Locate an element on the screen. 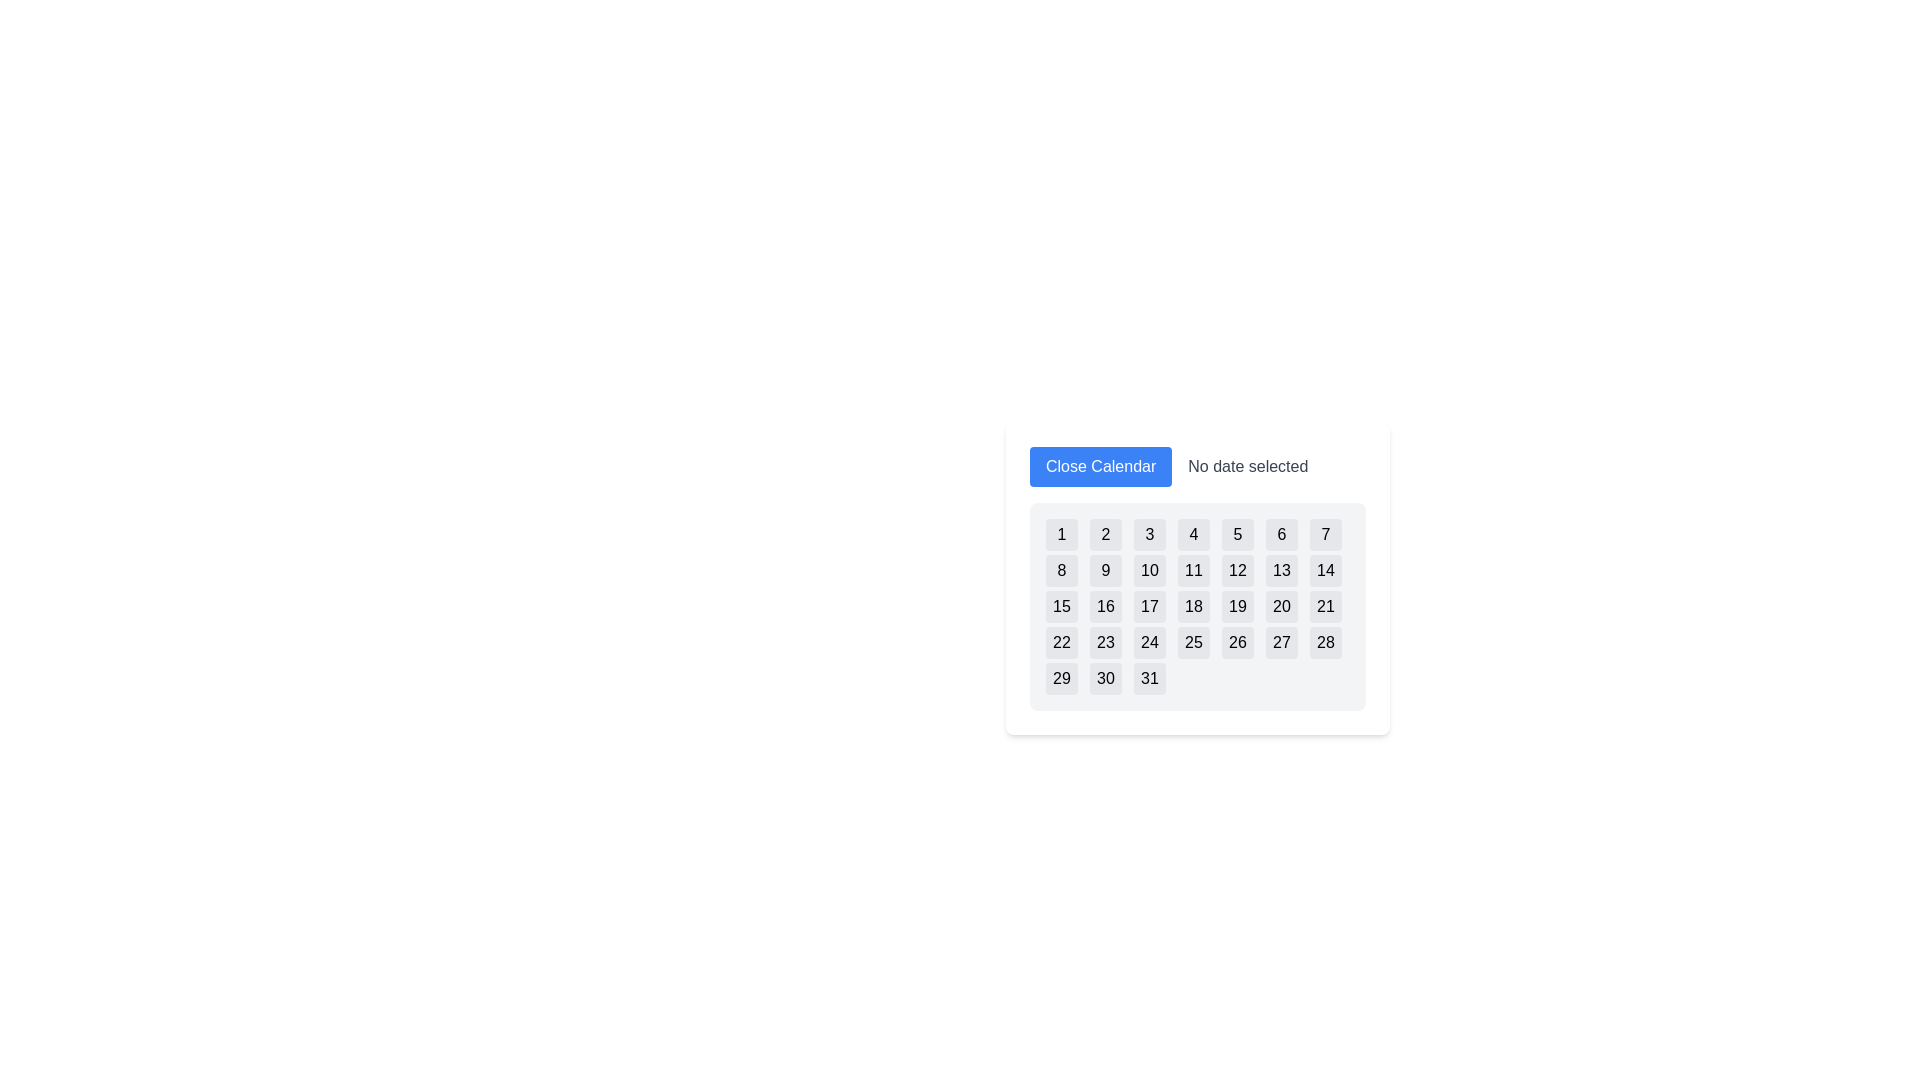 This screenshot has height=1080, width=1920. the square button with the number '11' displayed in bold black text, located in the second row and fourth column of the calendar grid is located at coordinates (1194, 570).